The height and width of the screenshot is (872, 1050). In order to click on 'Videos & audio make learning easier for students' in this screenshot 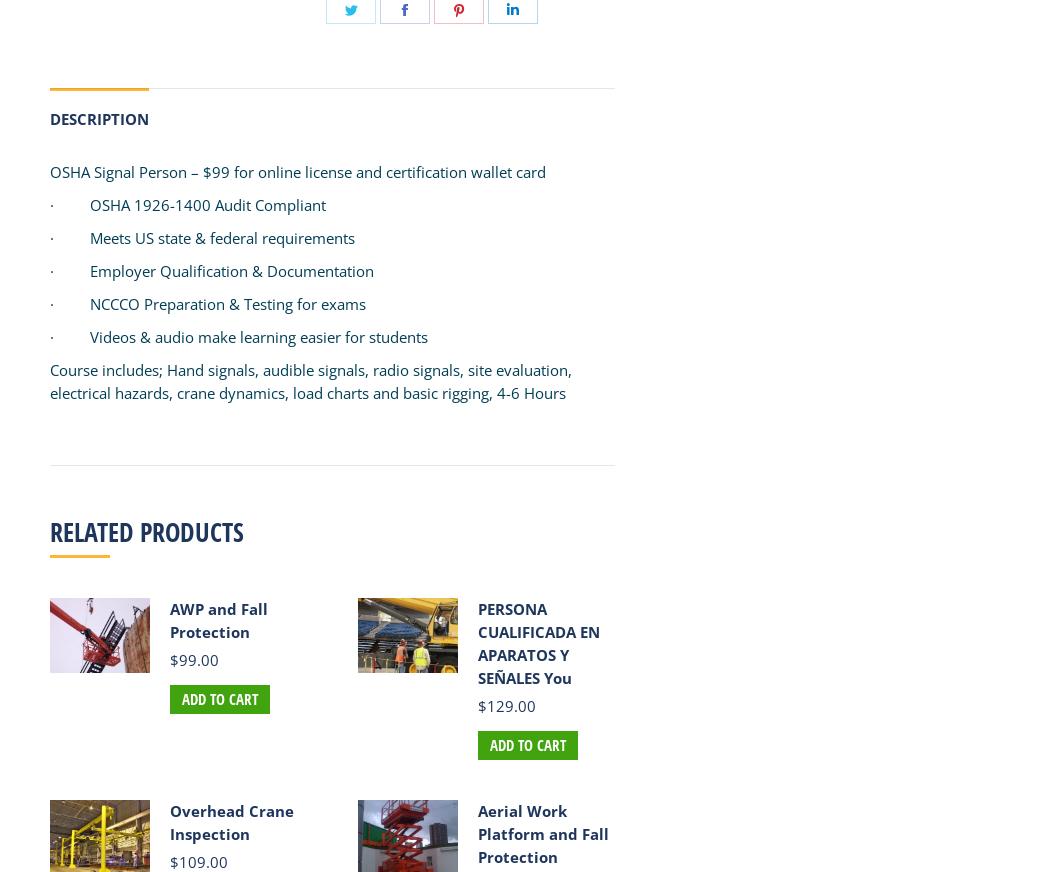, I will do `click(259, 337)`.